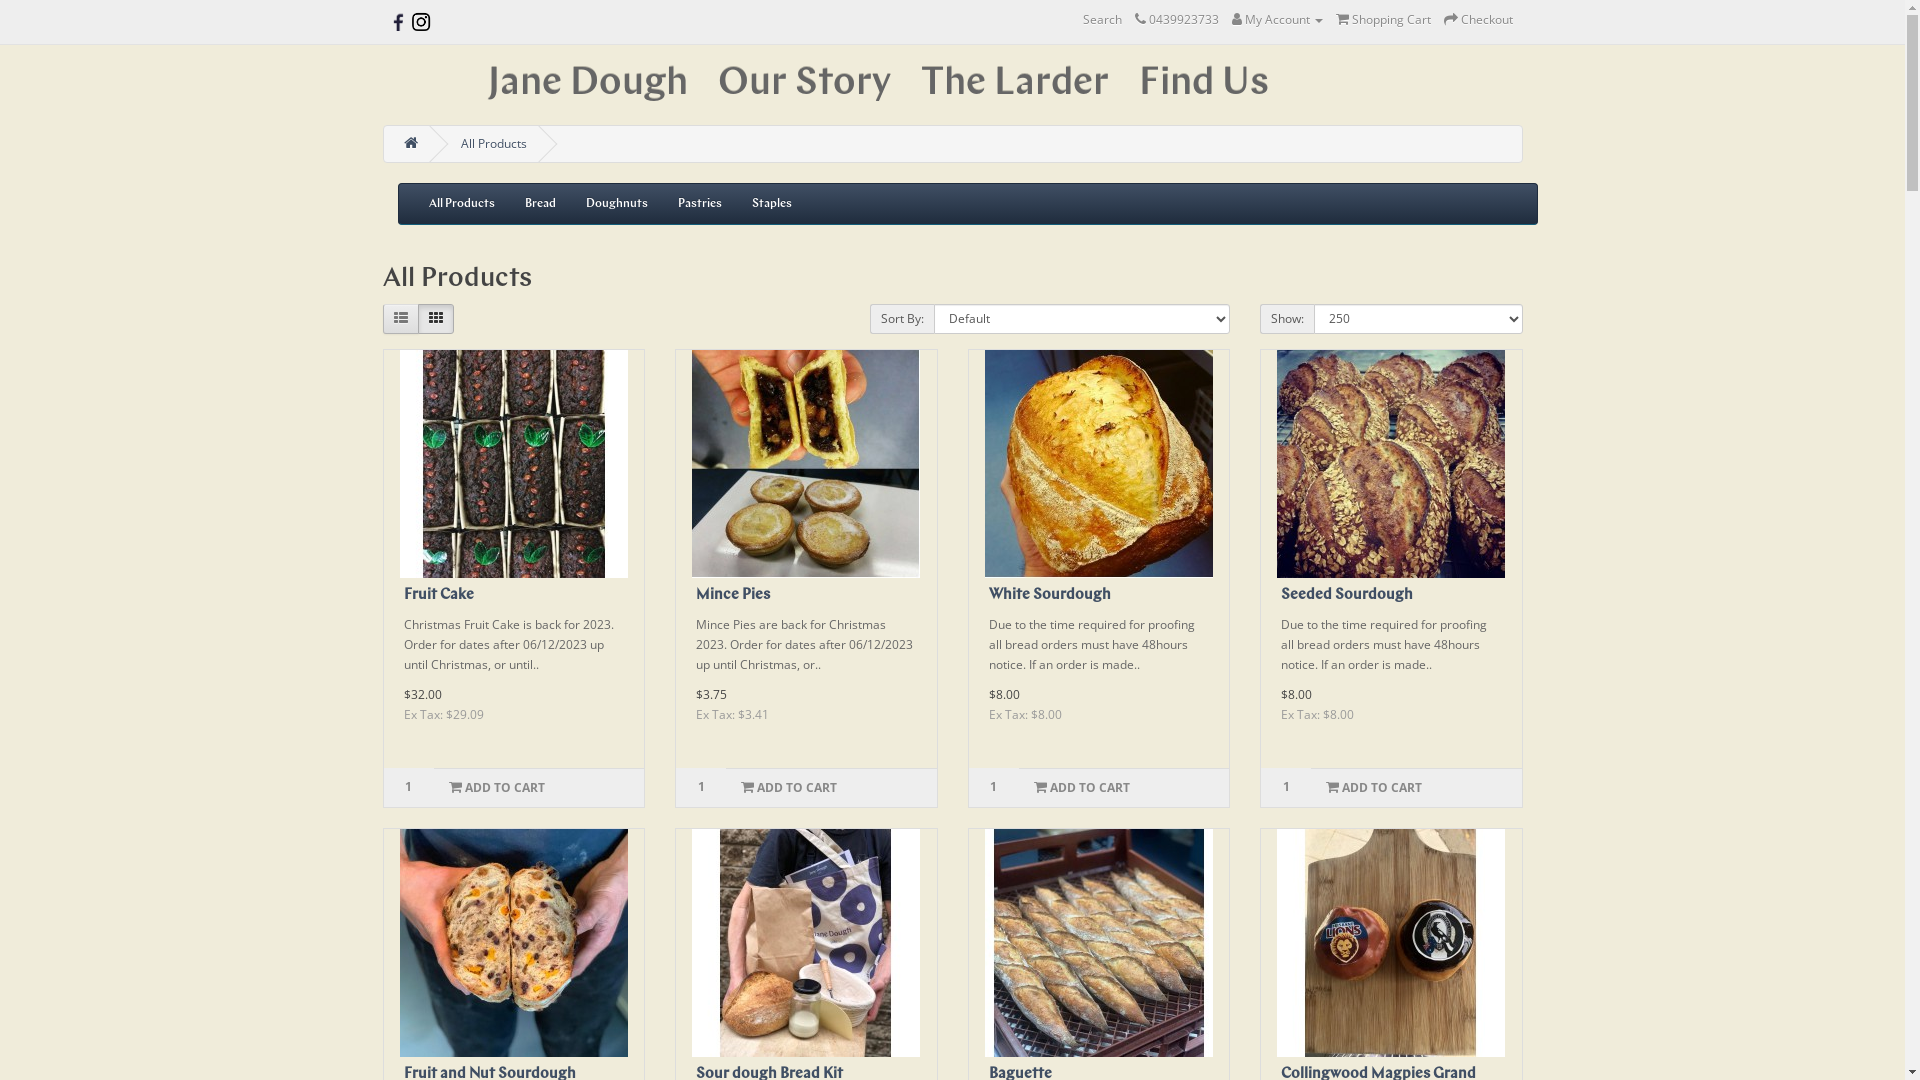 The width and height of the screenshot is (1920, 1080). What do you see at coordinates (734, 204) in the screenshot?
I see `'Staples'` at bounding box center [734, 204].